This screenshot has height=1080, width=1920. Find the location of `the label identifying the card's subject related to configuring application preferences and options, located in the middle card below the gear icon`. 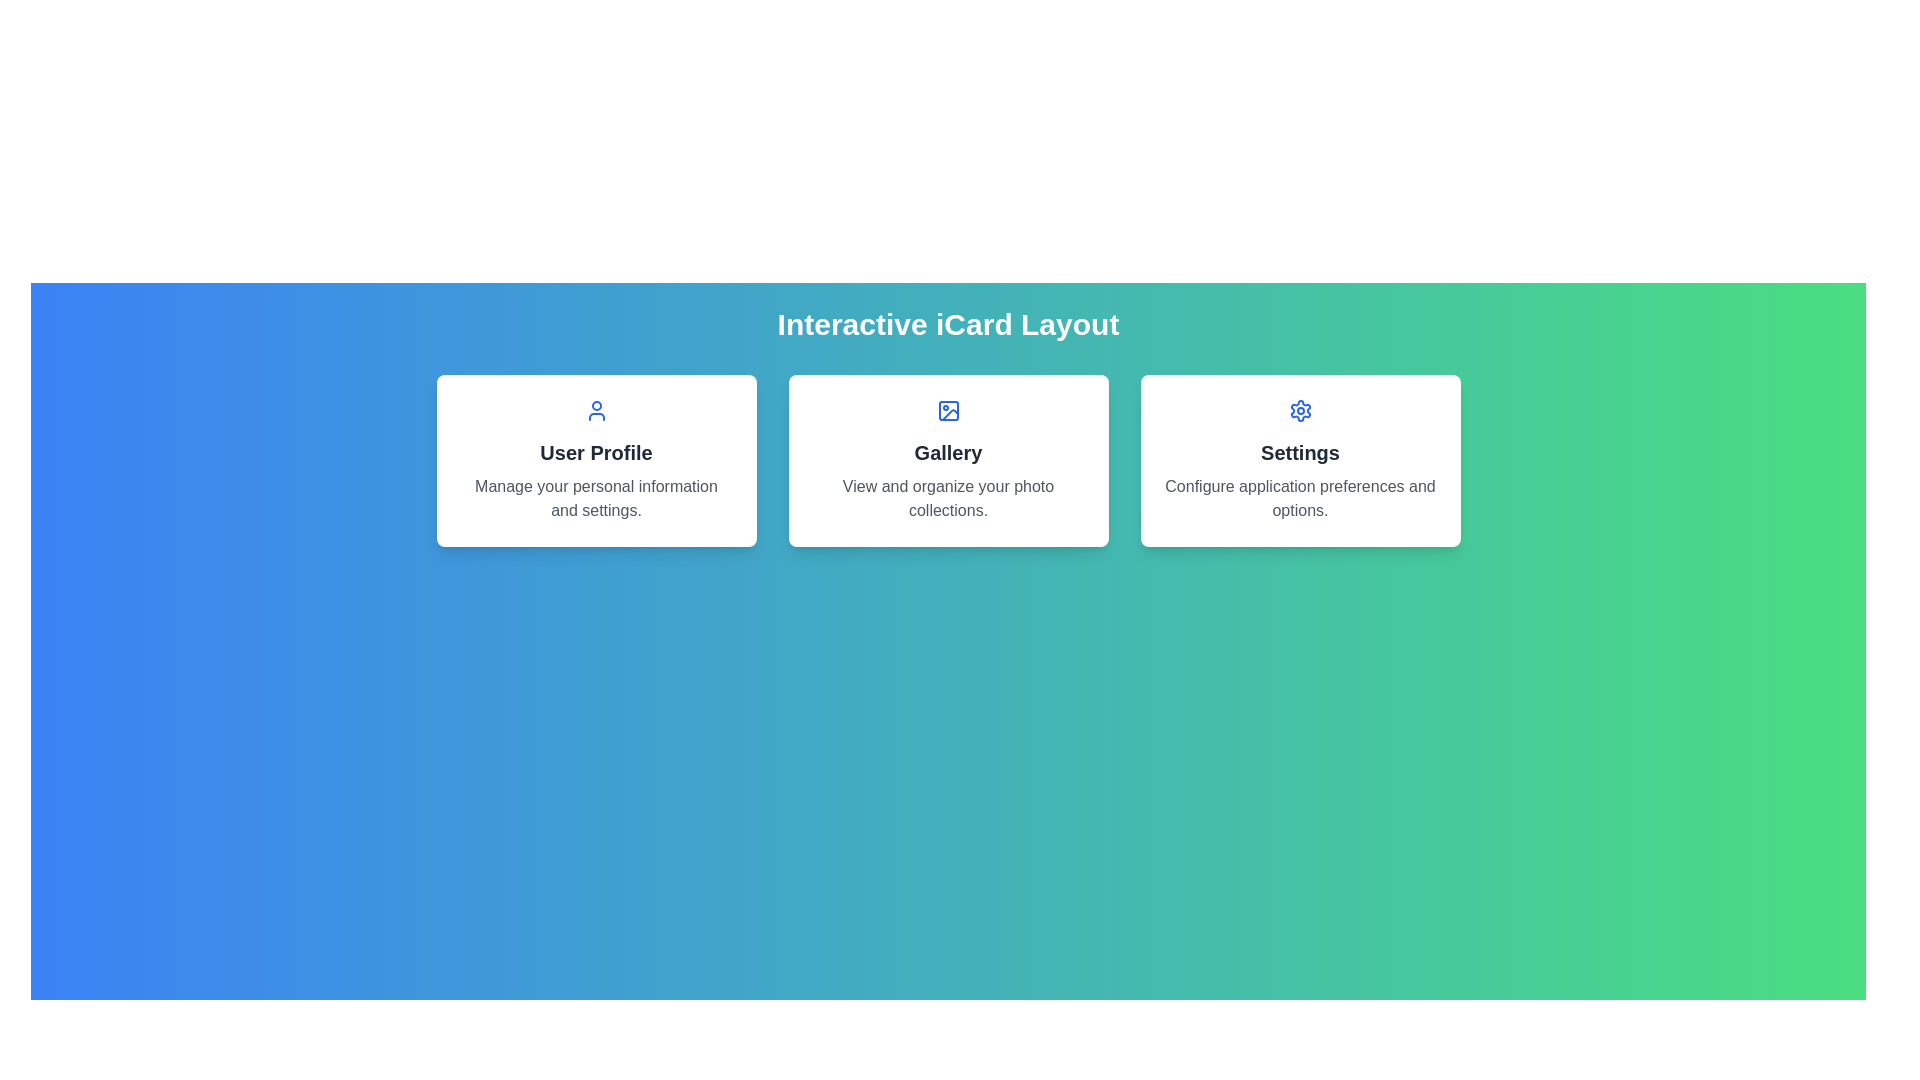

the label identifying the card's subject related to configuring application preferences and options, located in the middle card below the gear icon is located at coordinates (1300, 452).